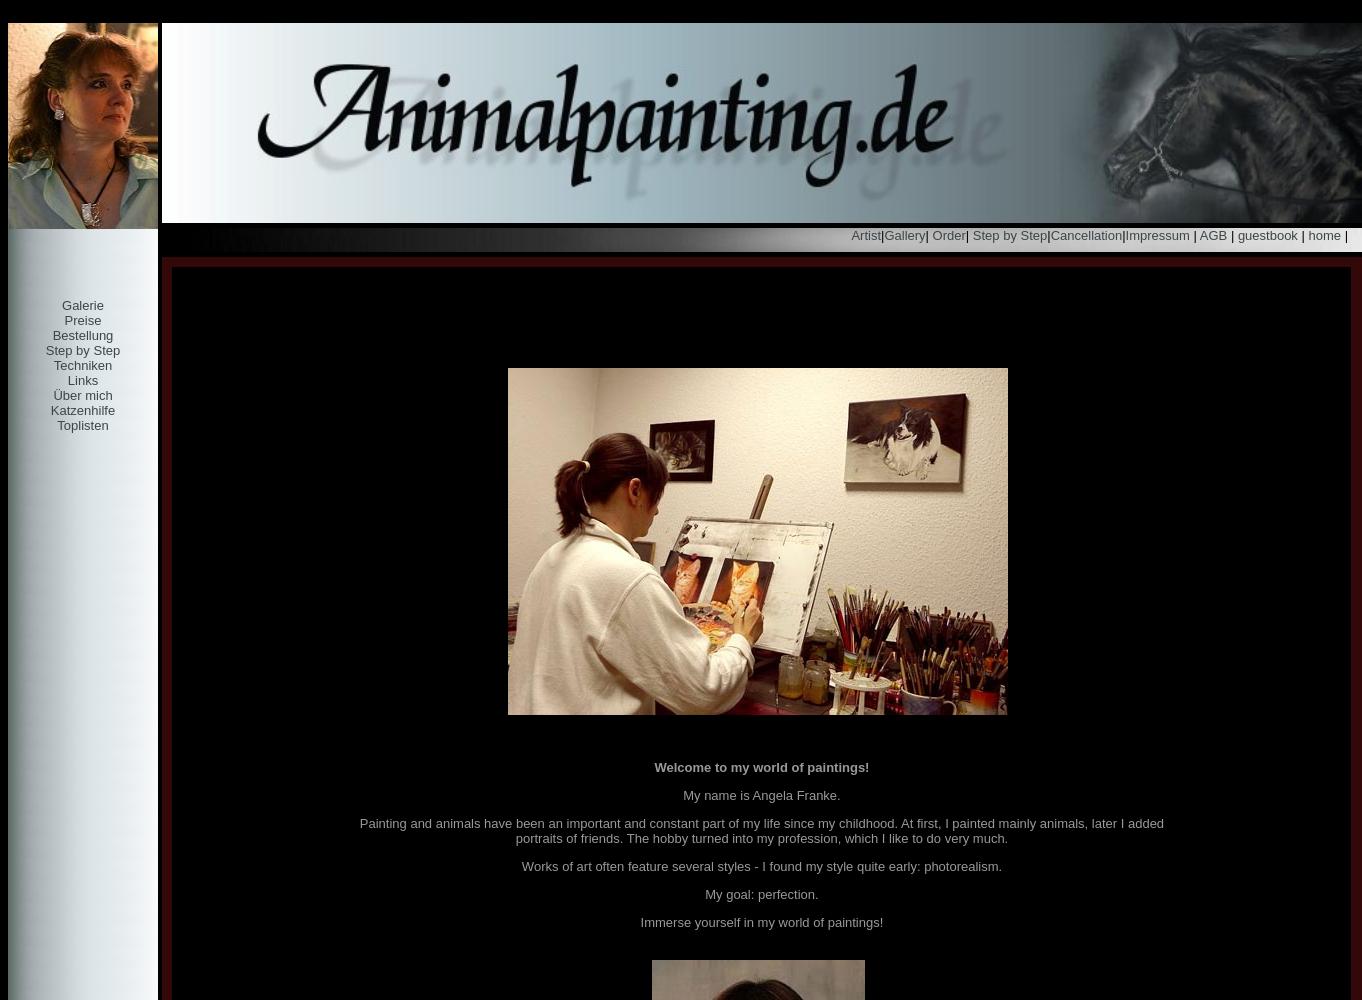  Describe the element at coordinates (1268, 234) in the screenshot. I see `'guestbook'` at that location.